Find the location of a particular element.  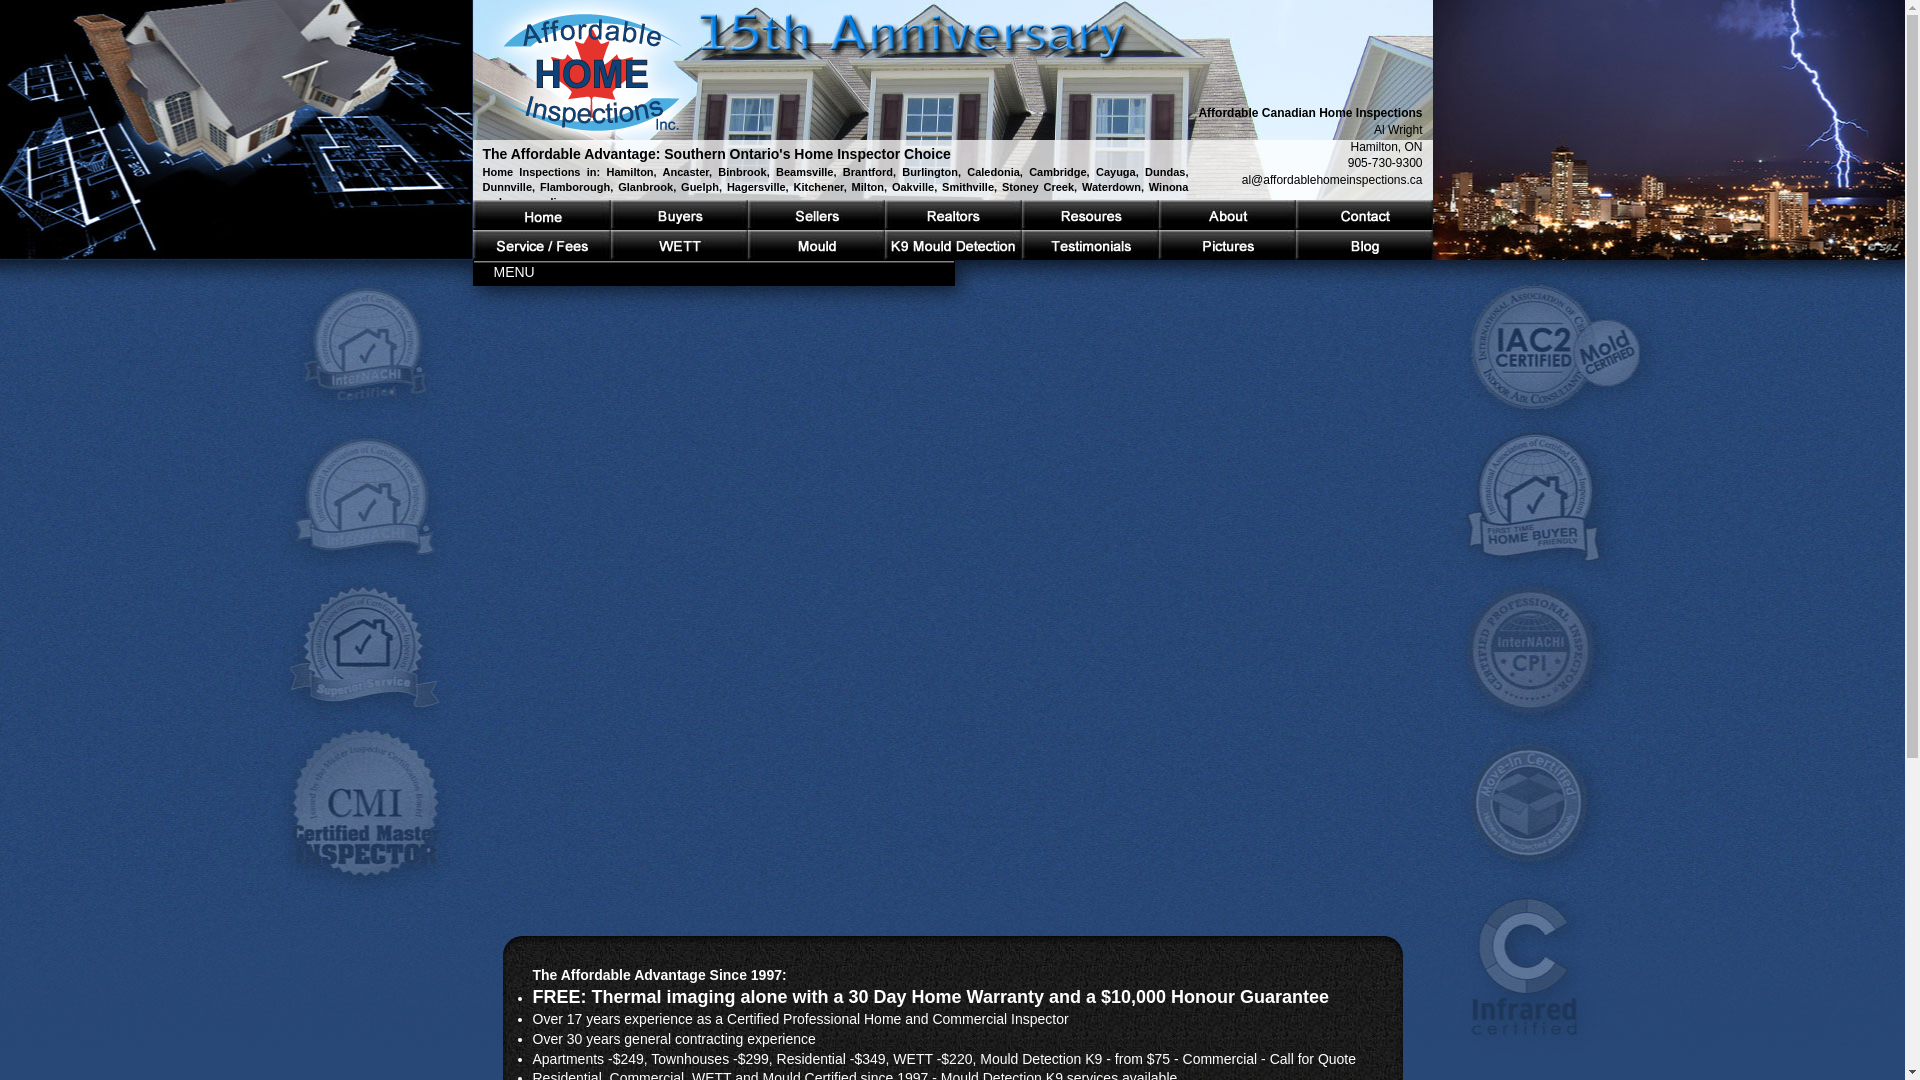

'Return to Affordable Canadian Home Inspections main page' is located at coordinates (588, 73).